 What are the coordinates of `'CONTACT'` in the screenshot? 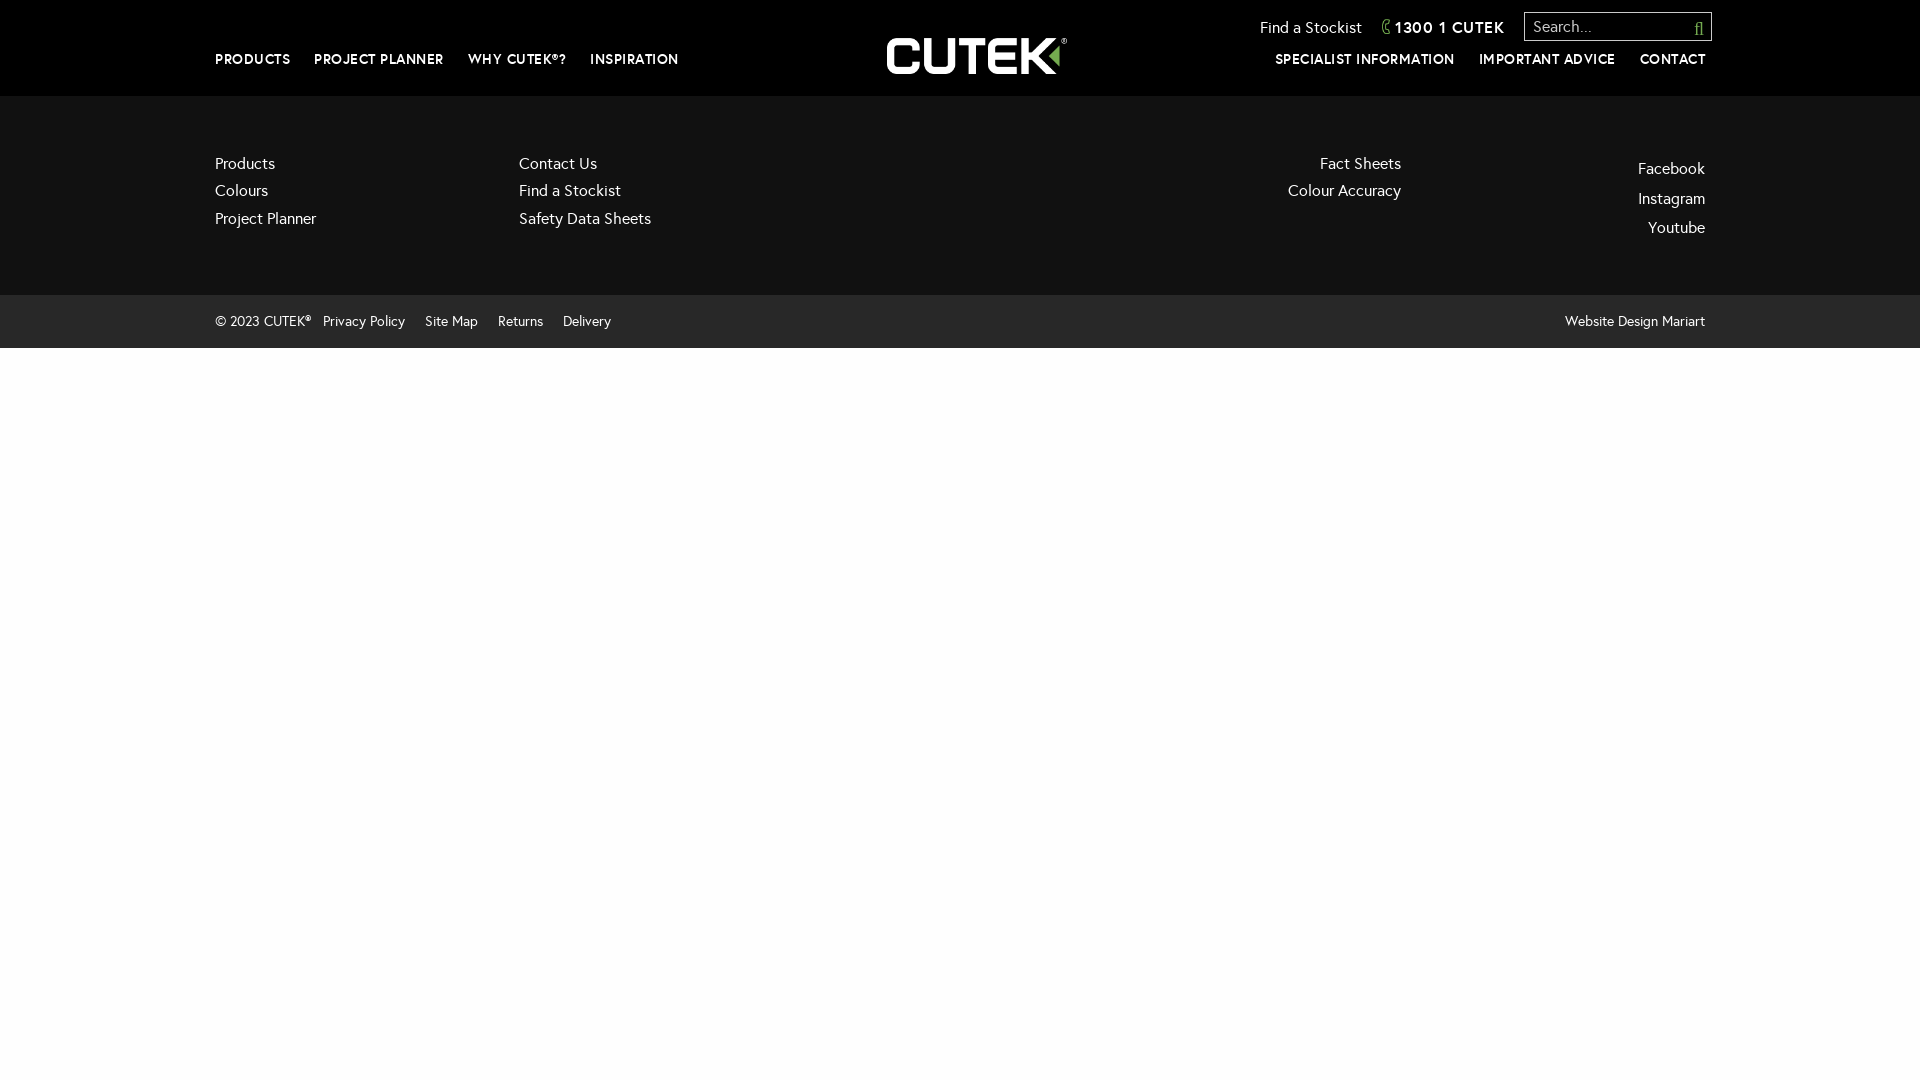 It's located at (1673, 57).